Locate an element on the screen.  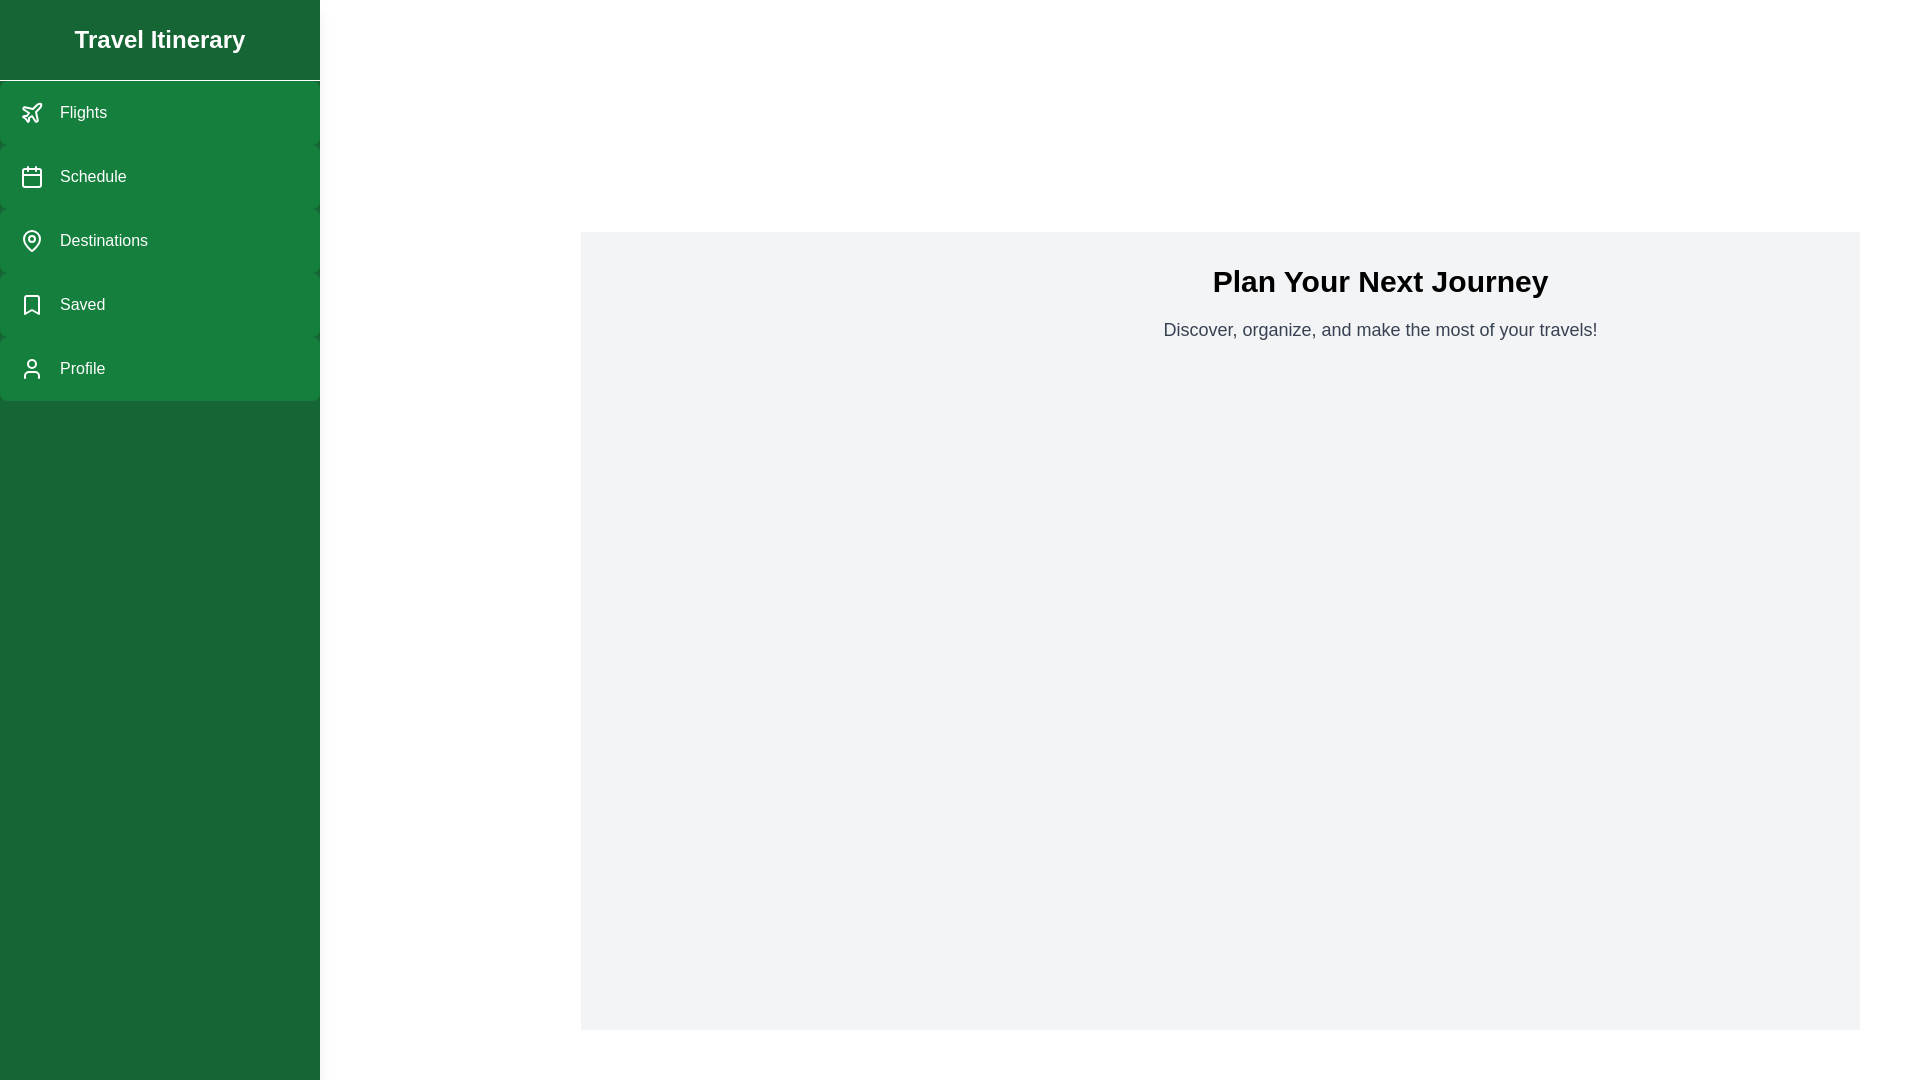
the green rectangle with rounded corners that forms part of the calendar icon in the sidebar menu is located at coordinates (32, 176).